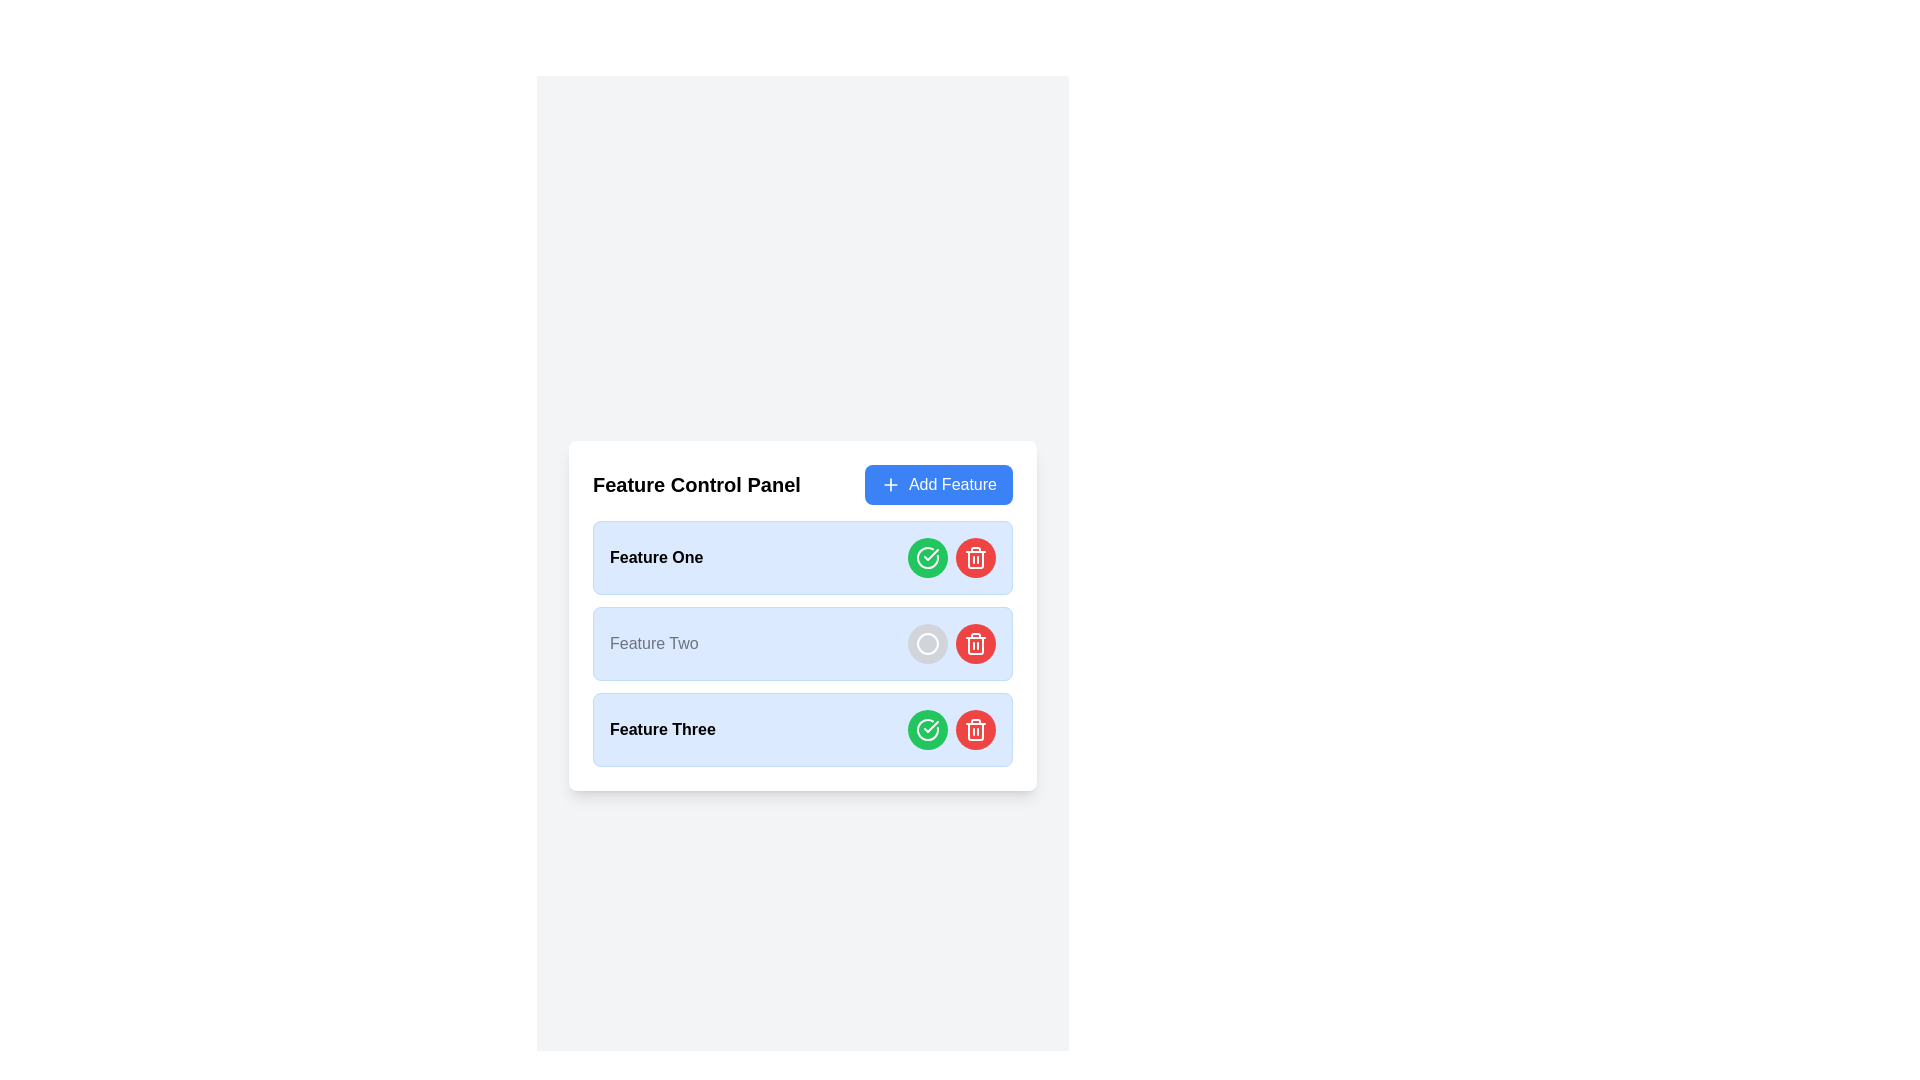 Image resolution: width=1920 pixels, height=1080 pixels. What do you see at coordinates (662, 729) in the screenshot?
I see `the 'Feature Three' label, which is the third item in the vertically-stacked list within the 'Feature Control Panel' card` at bounding box center [662, 729].